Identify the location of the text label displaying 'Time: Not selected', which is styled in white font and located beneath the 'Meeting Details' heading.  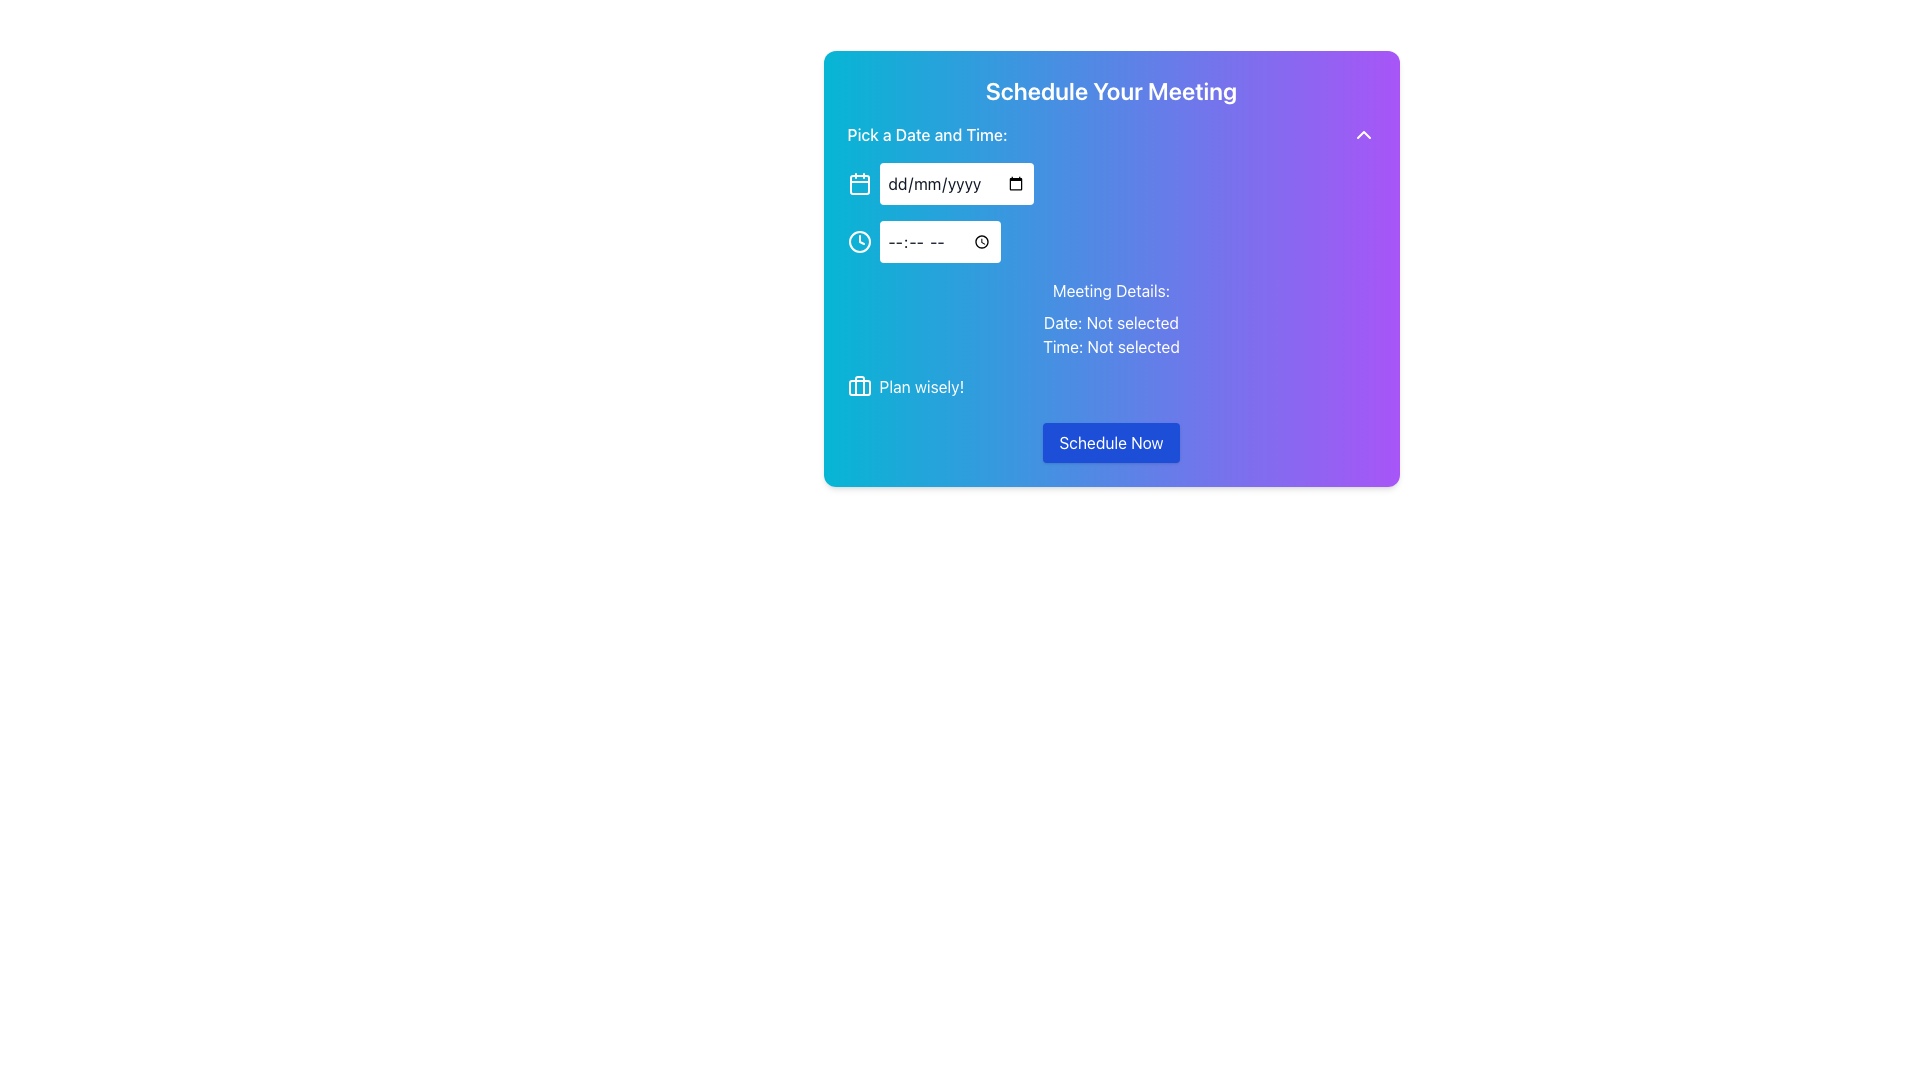
(1110, 346).